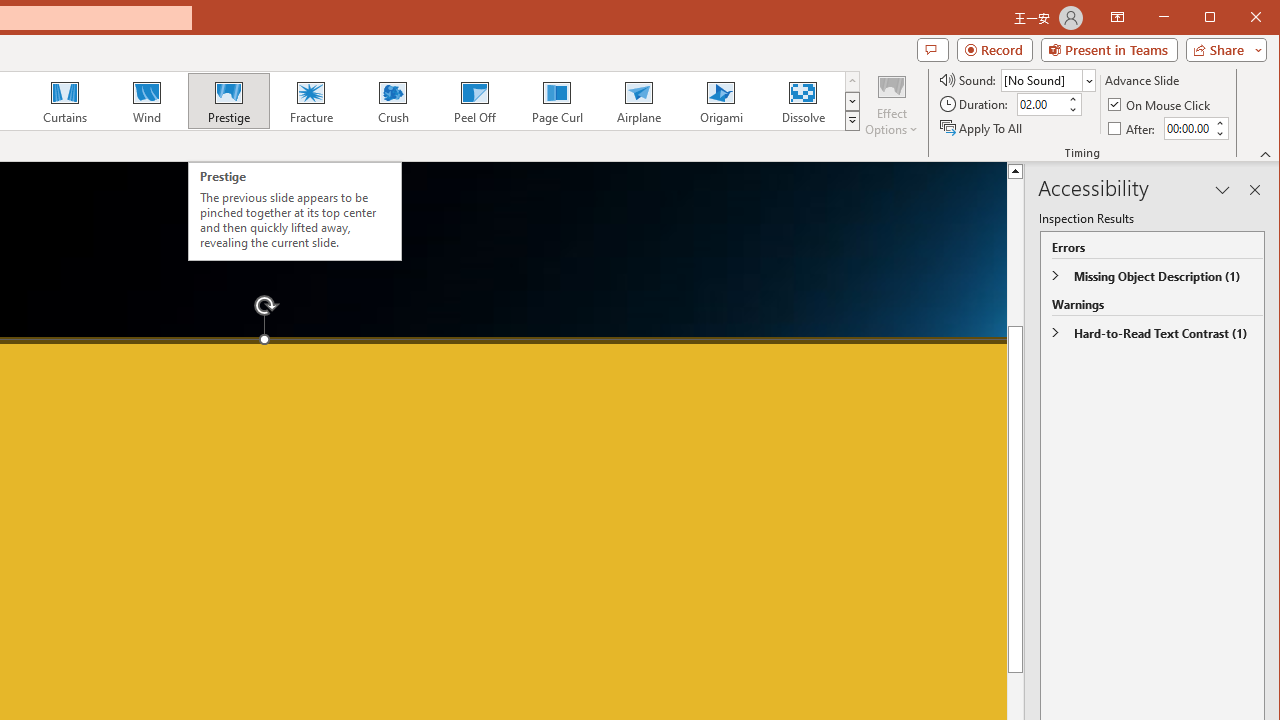  I want to click on 'Wind', so click(146, 100).